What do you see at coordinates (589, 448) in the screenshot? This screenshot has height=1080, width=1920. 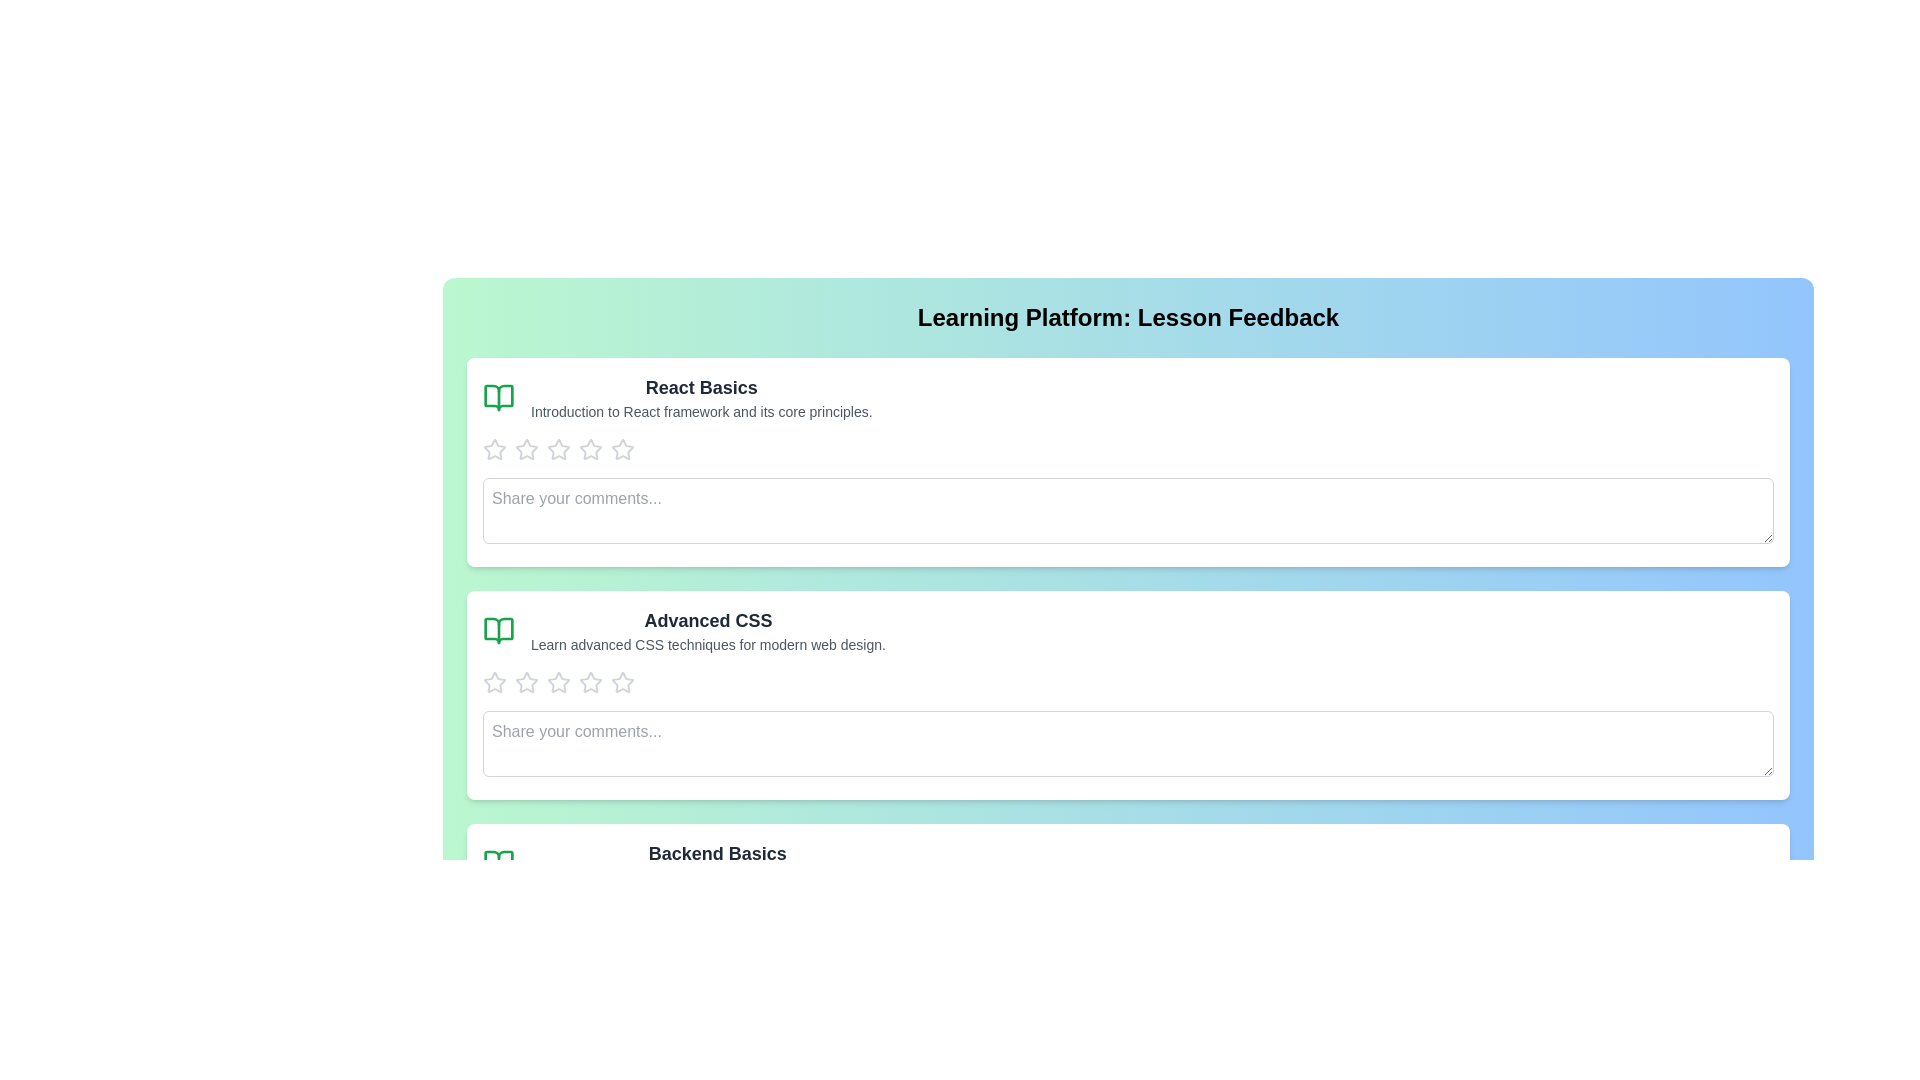 I see `the third star icon in the rating mechanism under the 'React Basics' section` at bounding box center [589, 448].